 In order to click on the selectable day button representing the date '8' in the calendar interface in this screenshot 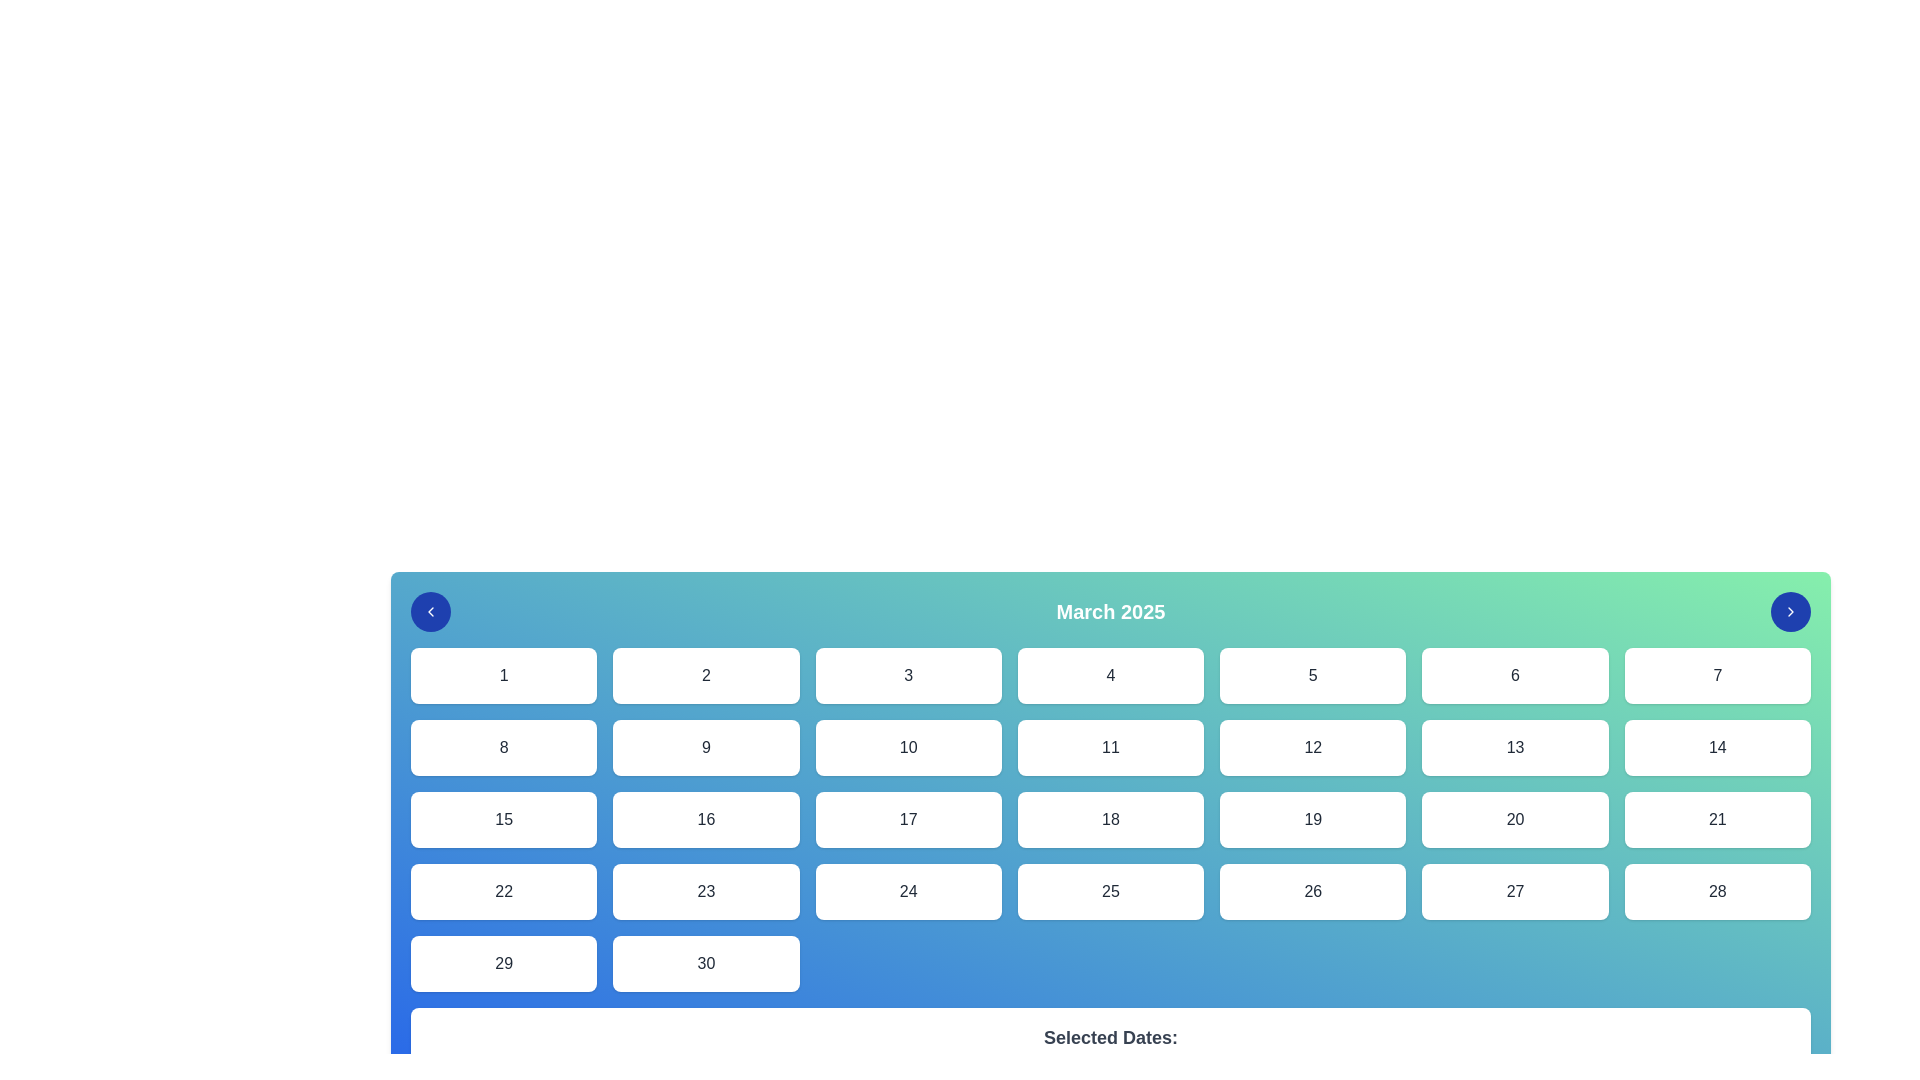, I will do `click(504, 748)`.